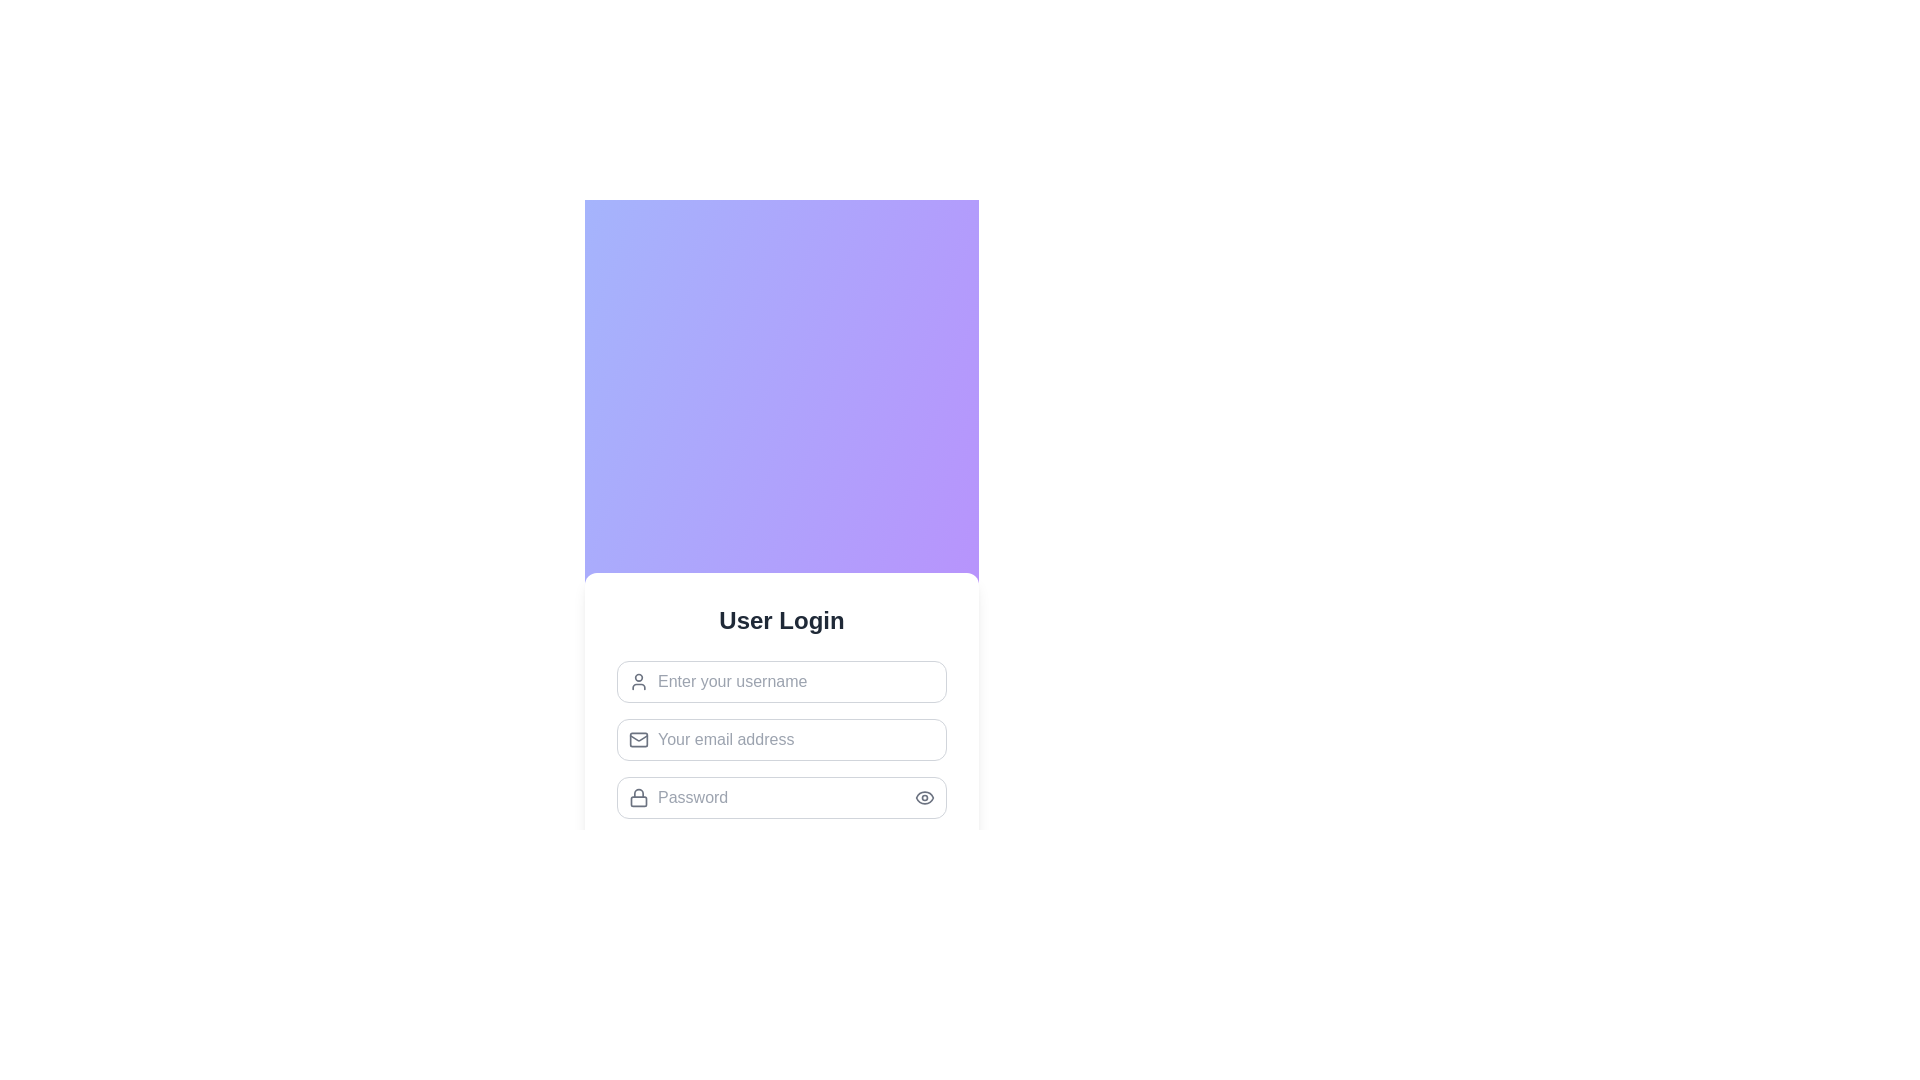  What do you see at coordinates (637, 737) in the screenshot?
I see `the envelope-shaped icon representing email or messaging function, located to the left of the 'Your email address' input field` at bounding box center [637, 737].